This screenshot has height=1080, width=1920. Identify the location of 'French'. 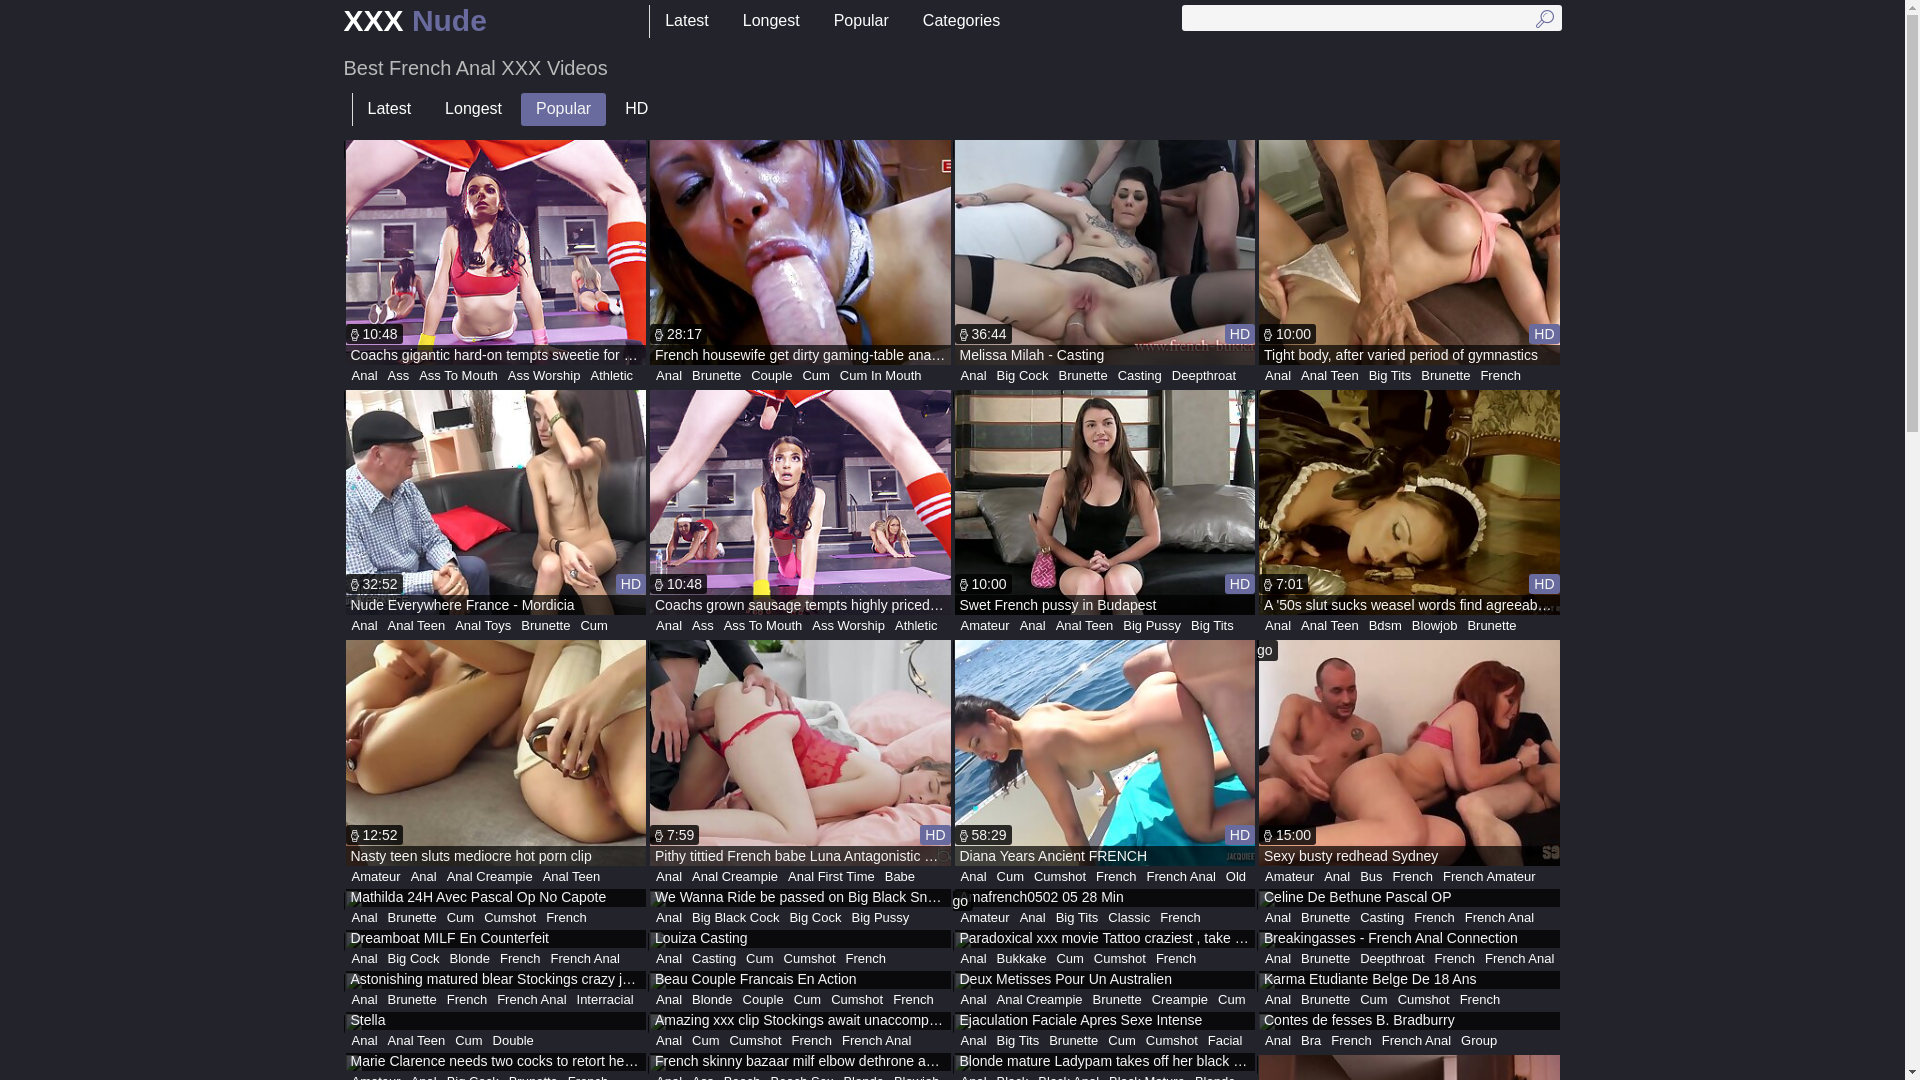
(811, 1040).